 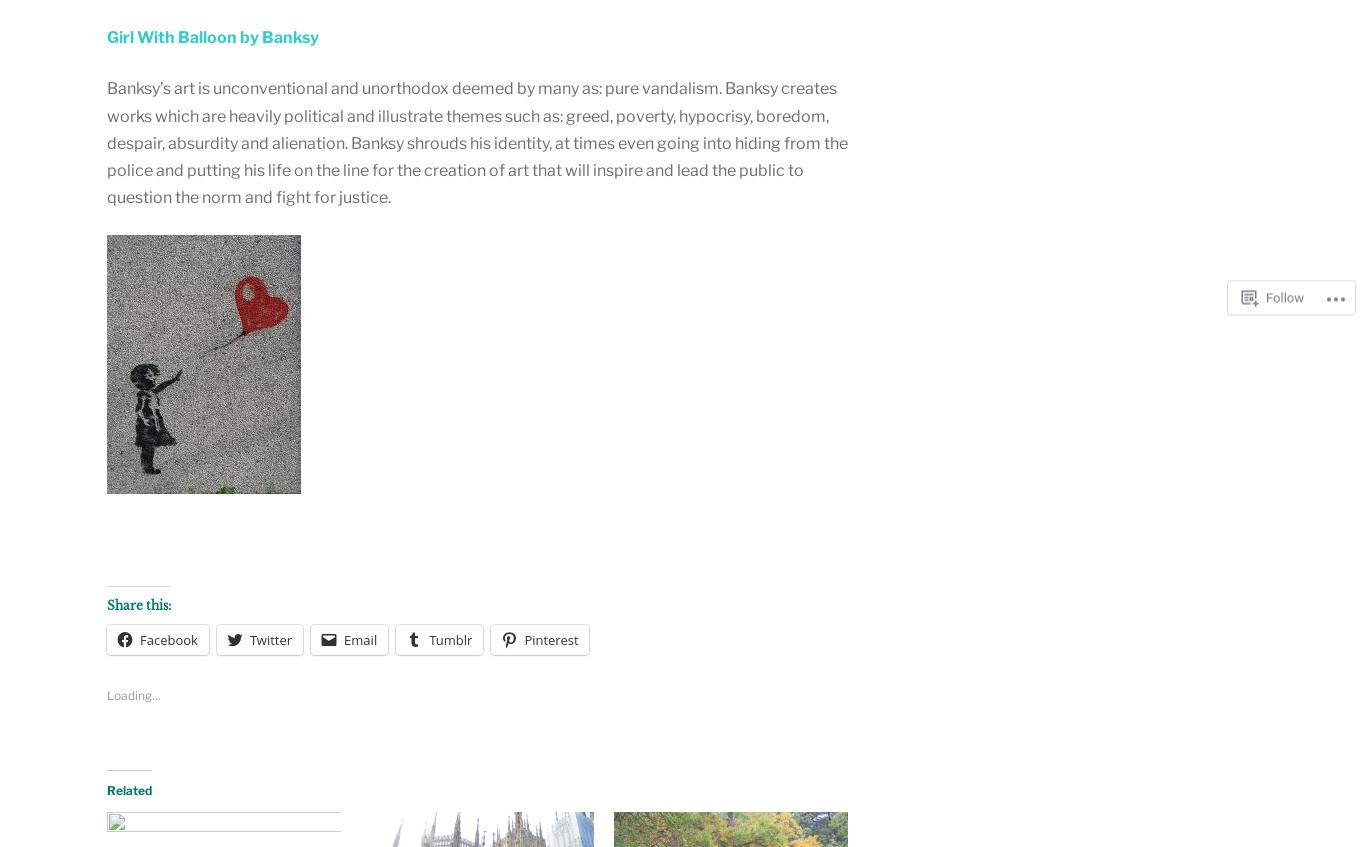 I want to click on 'Share this:', so click(x=138, y=604).